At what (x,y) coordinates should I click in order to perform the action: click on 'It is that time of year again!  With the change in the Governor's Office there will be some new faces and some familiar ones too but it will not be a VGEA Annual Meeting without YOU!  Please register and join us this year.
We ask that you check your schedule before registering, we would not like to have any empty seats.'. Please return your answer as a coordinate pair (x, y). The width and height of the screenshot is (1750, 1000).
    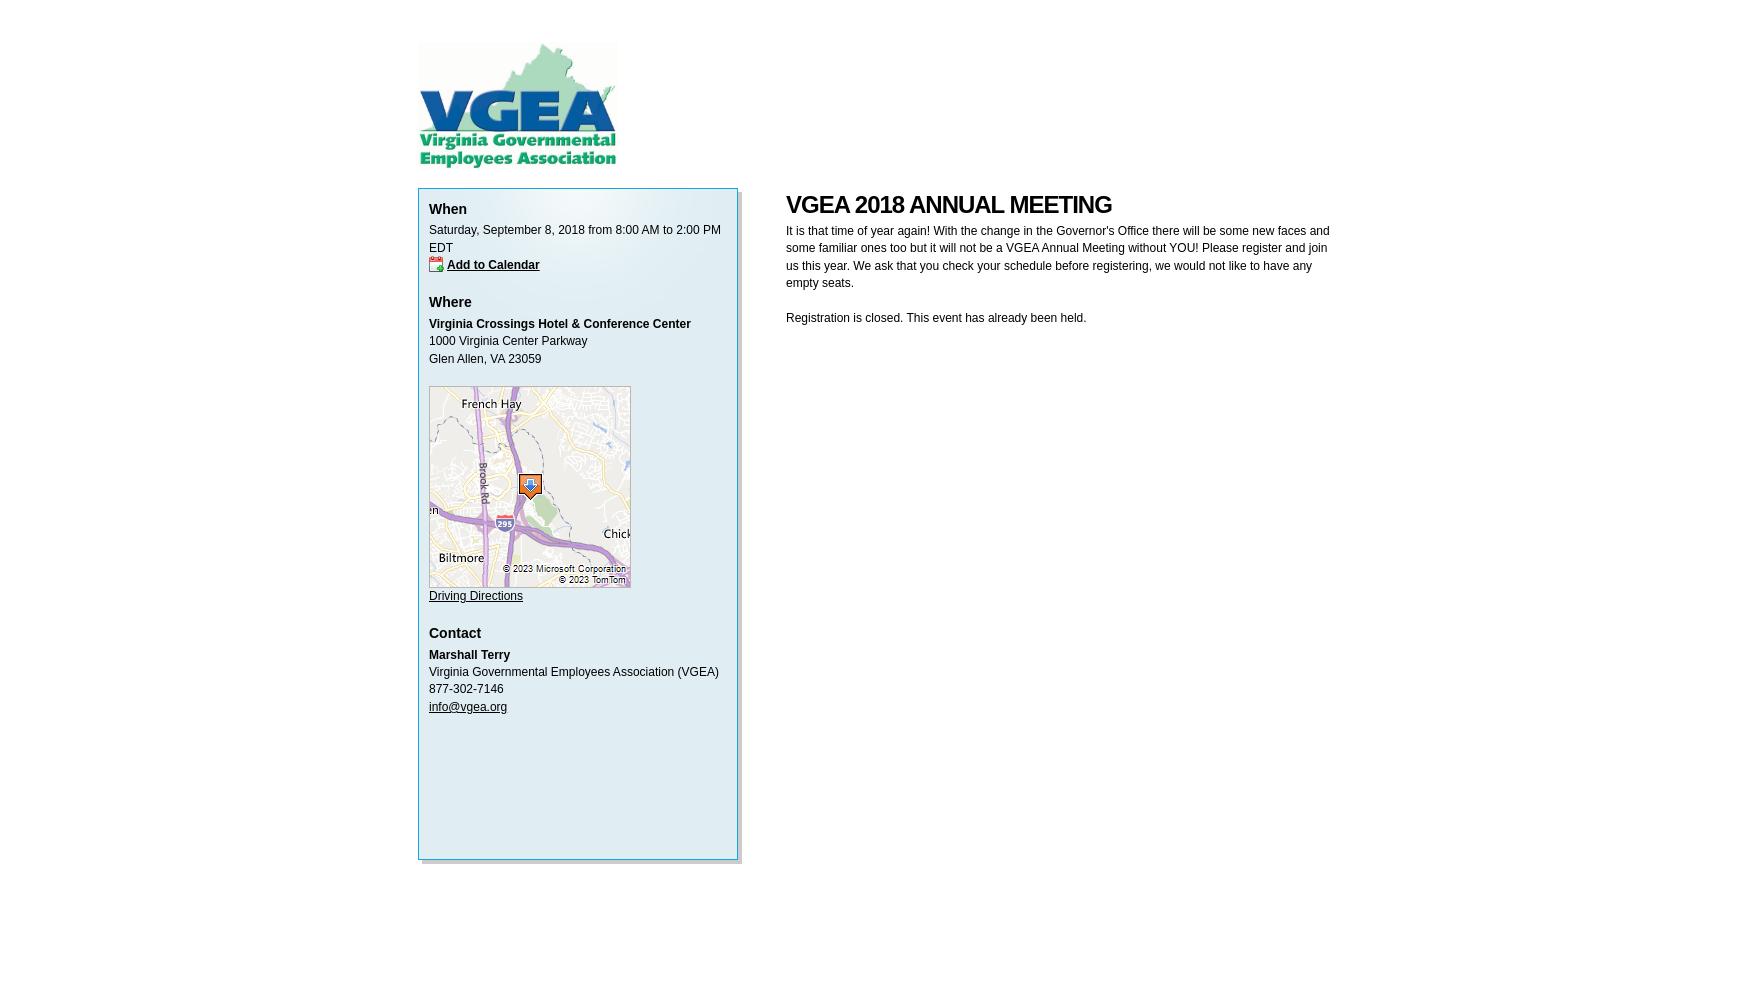
    Looking at the image, I should click on (1056, 256).